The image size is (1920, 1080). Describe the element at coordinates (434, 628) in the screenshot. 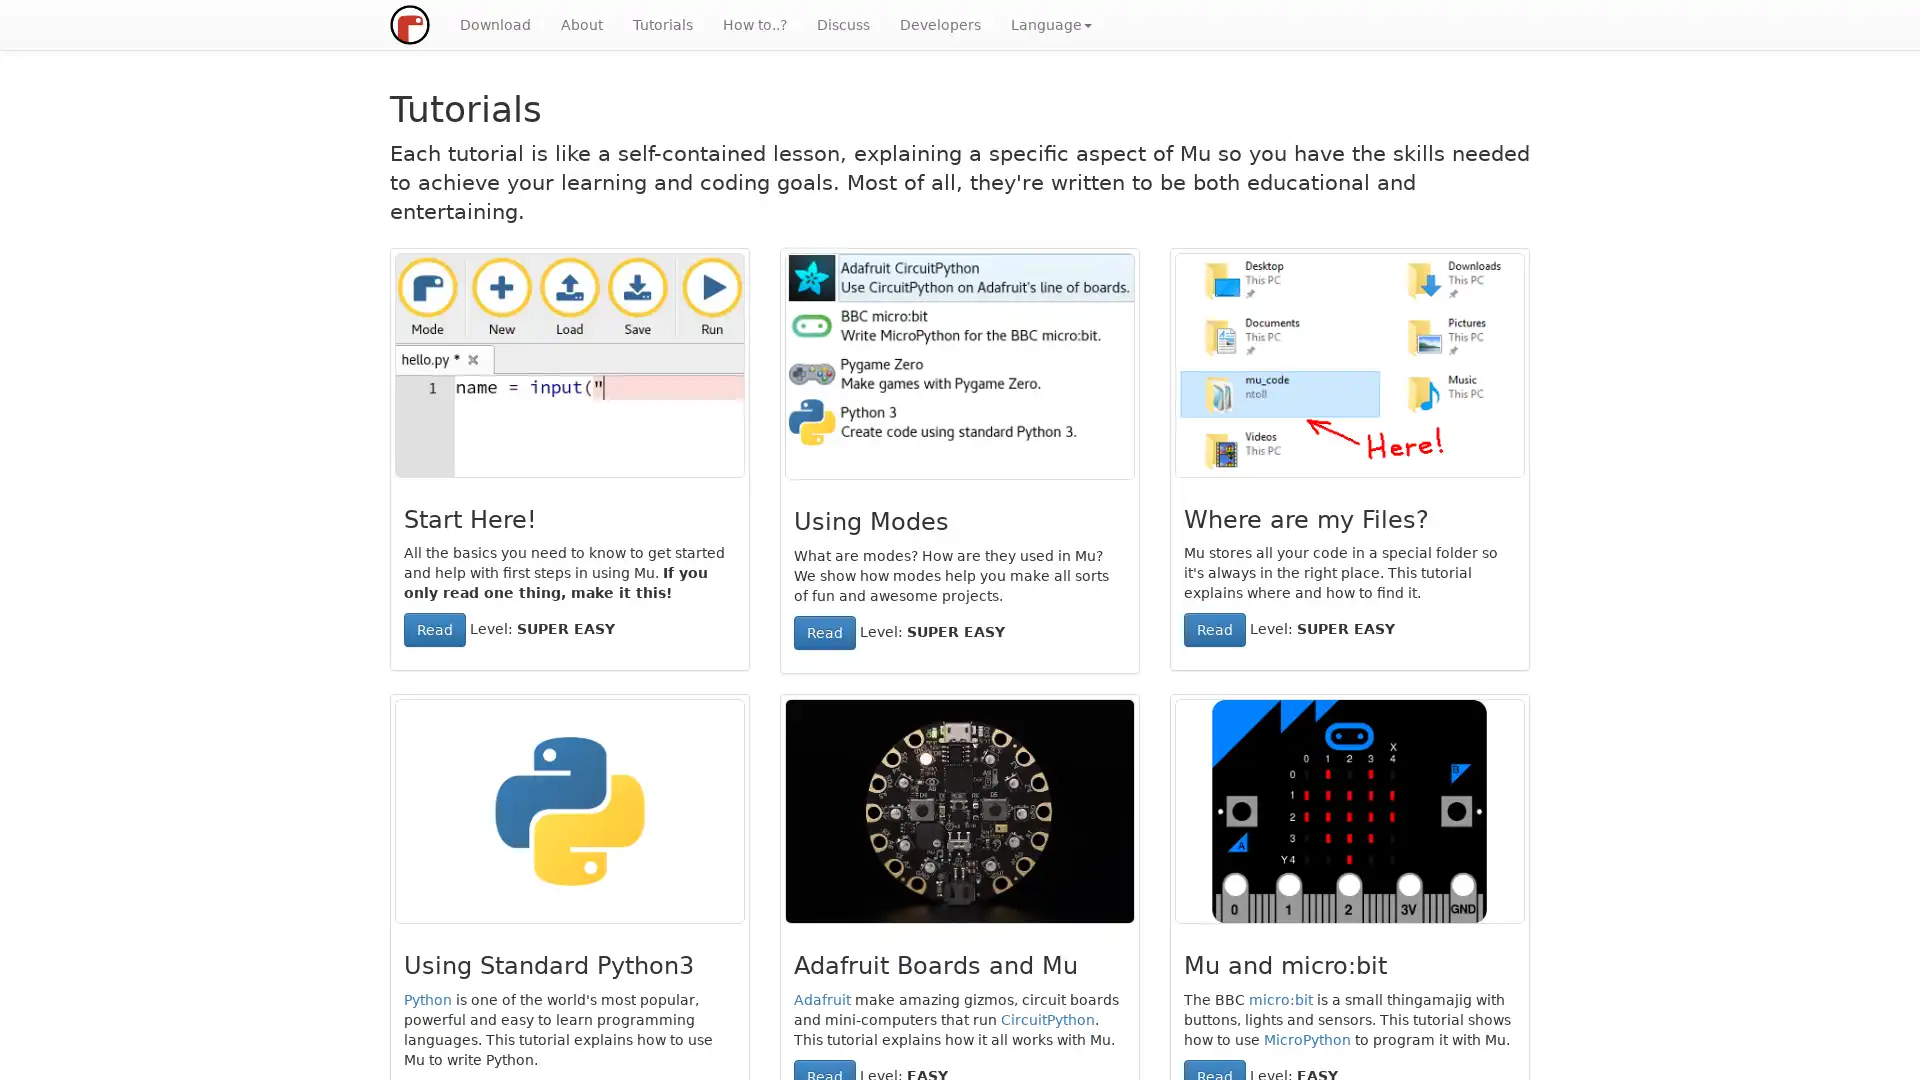

I see `Read` at that location.